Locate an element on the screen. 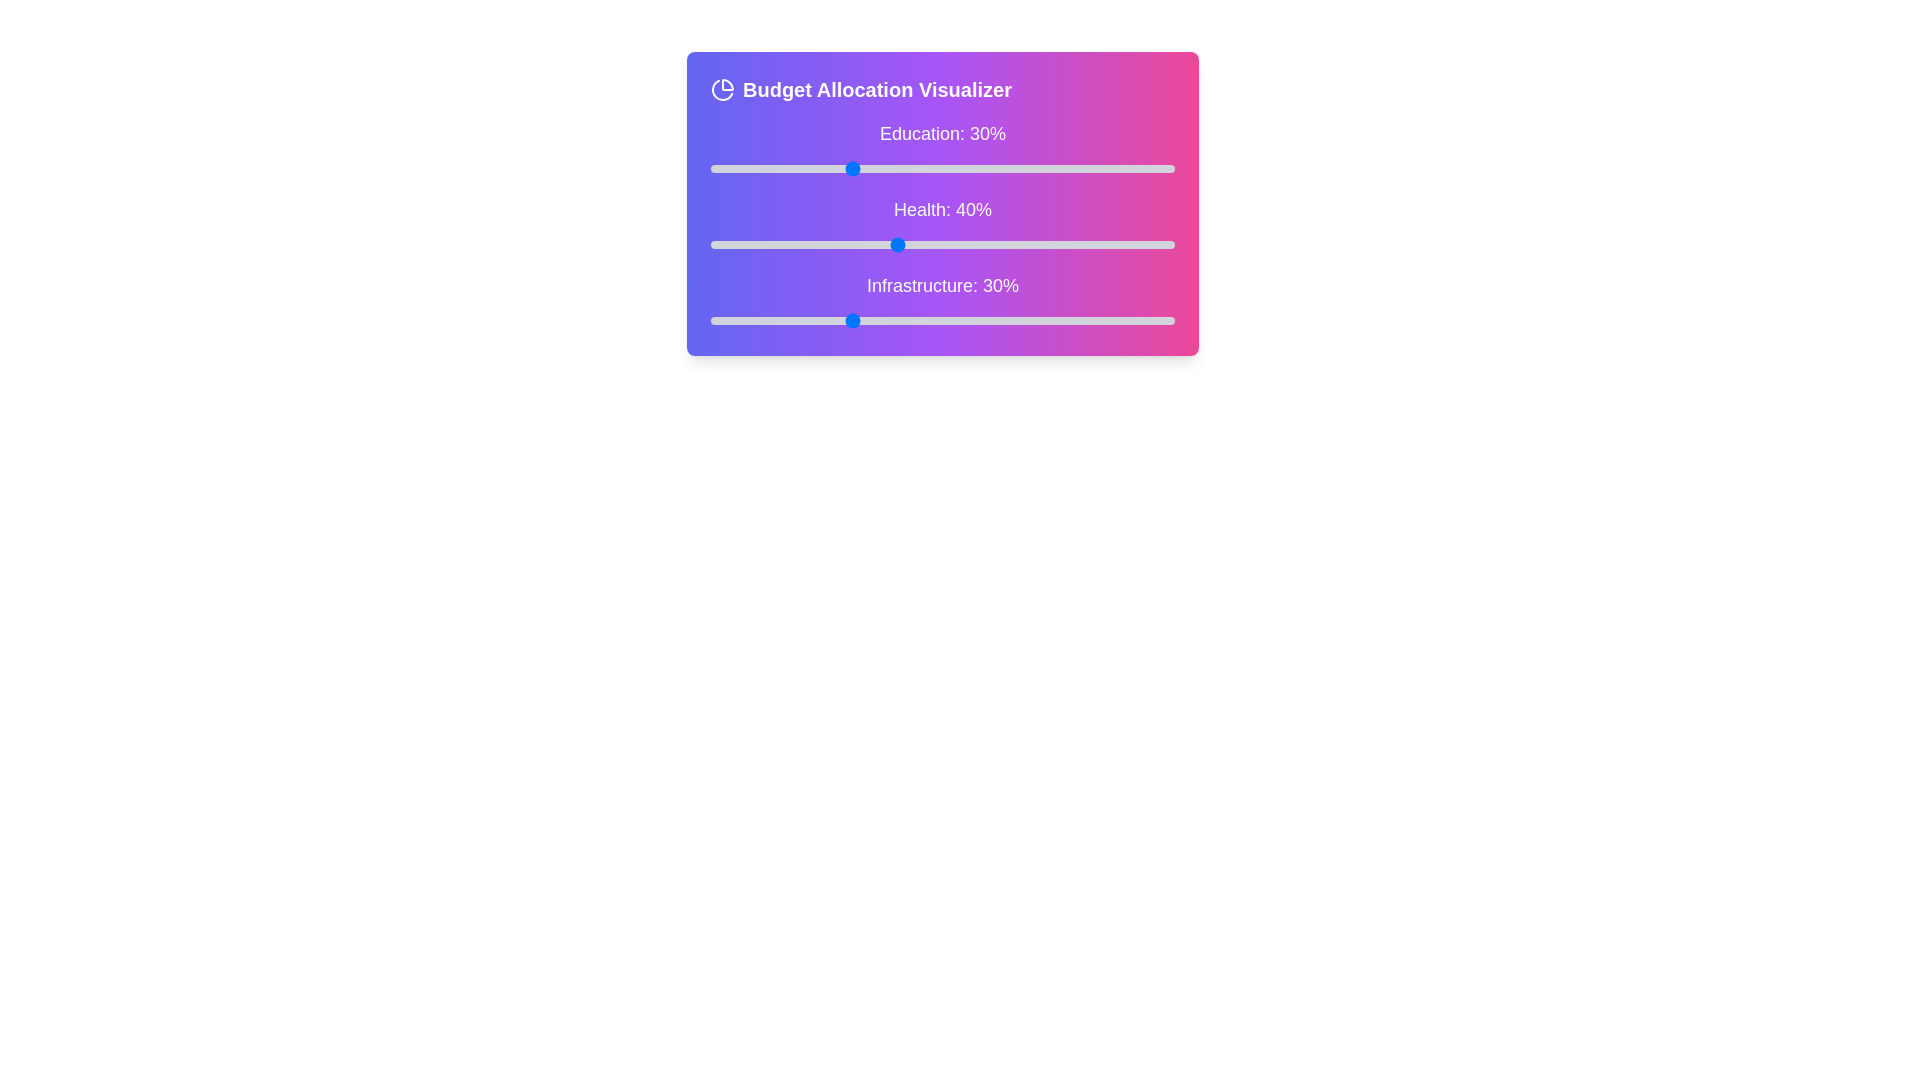 The height and width of the screenshot is (1080, 1920). the Education budget is located at coordinates (891, 168).